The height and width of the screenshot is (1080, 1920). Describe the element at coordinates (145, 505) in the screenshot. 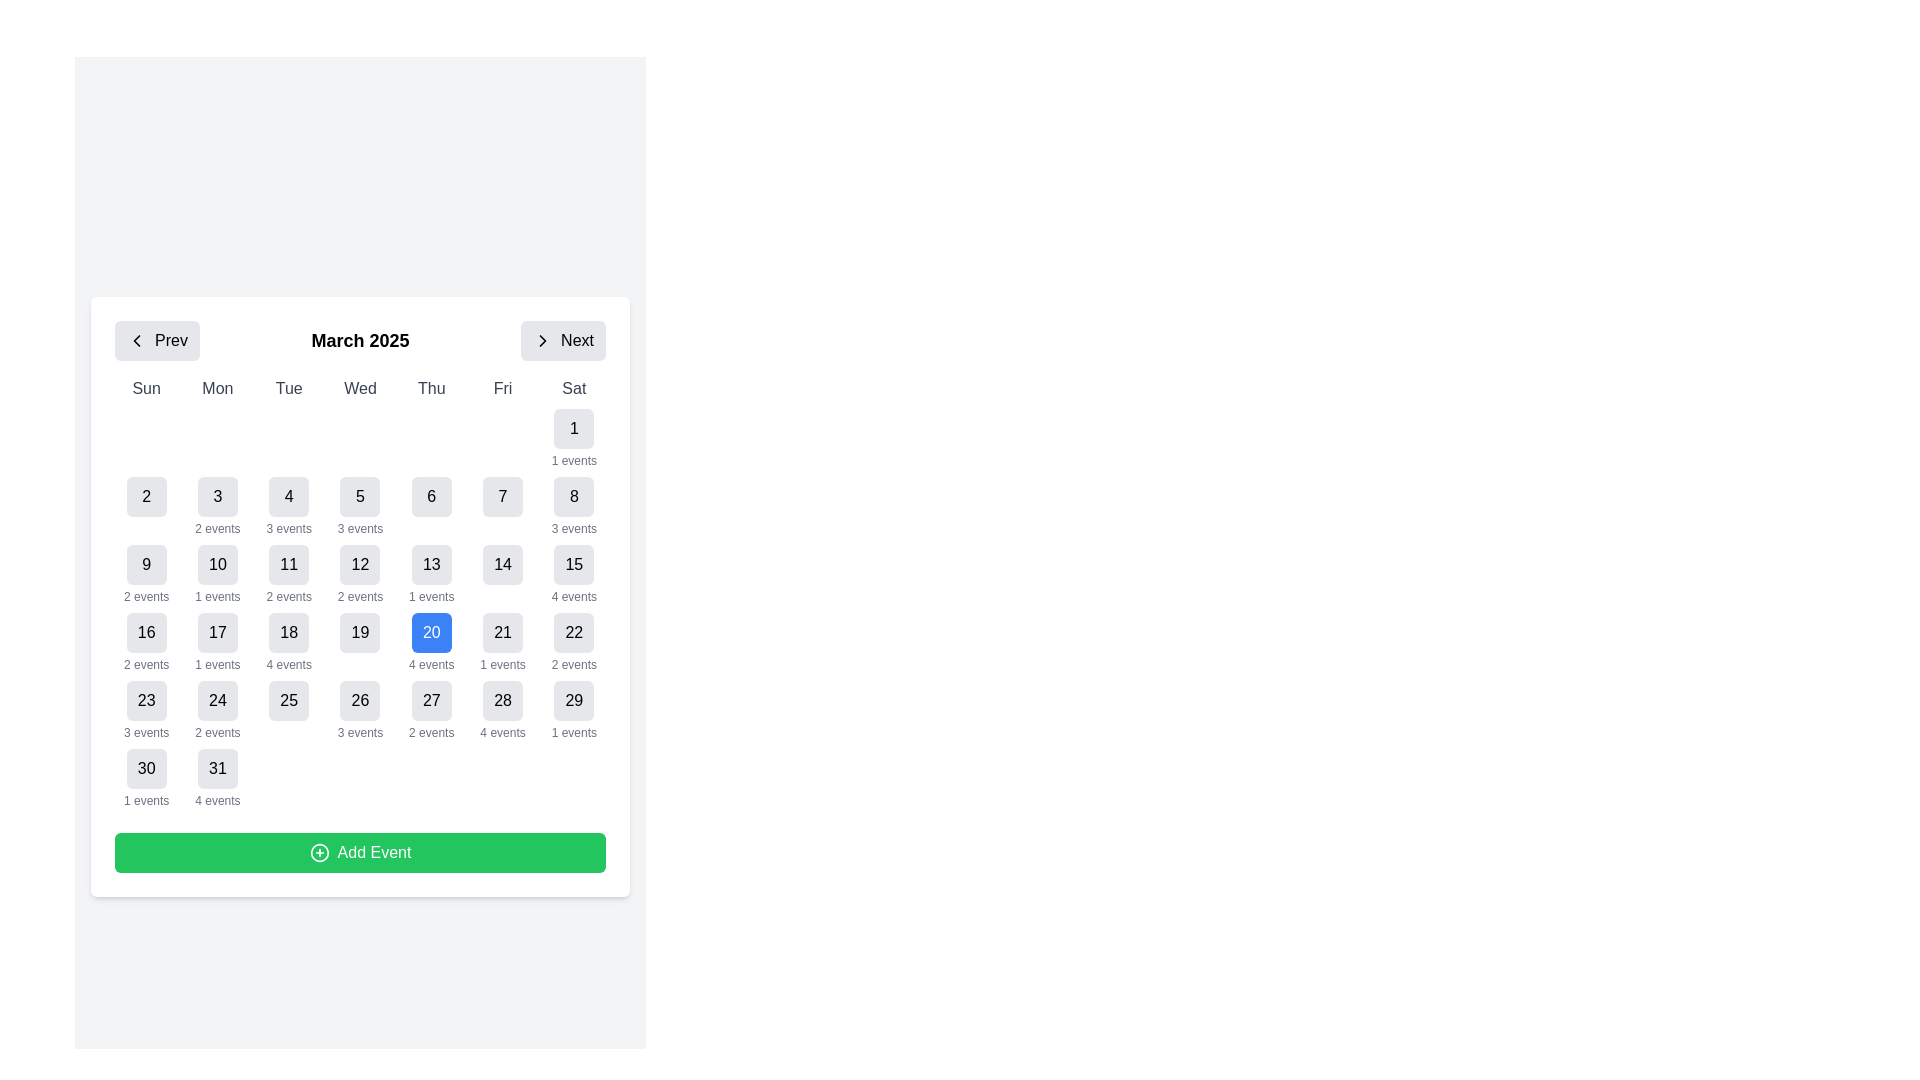

I see `the button displaying the number '2' in bold font located in the calendar grid under the 'Sun' column` at that location.